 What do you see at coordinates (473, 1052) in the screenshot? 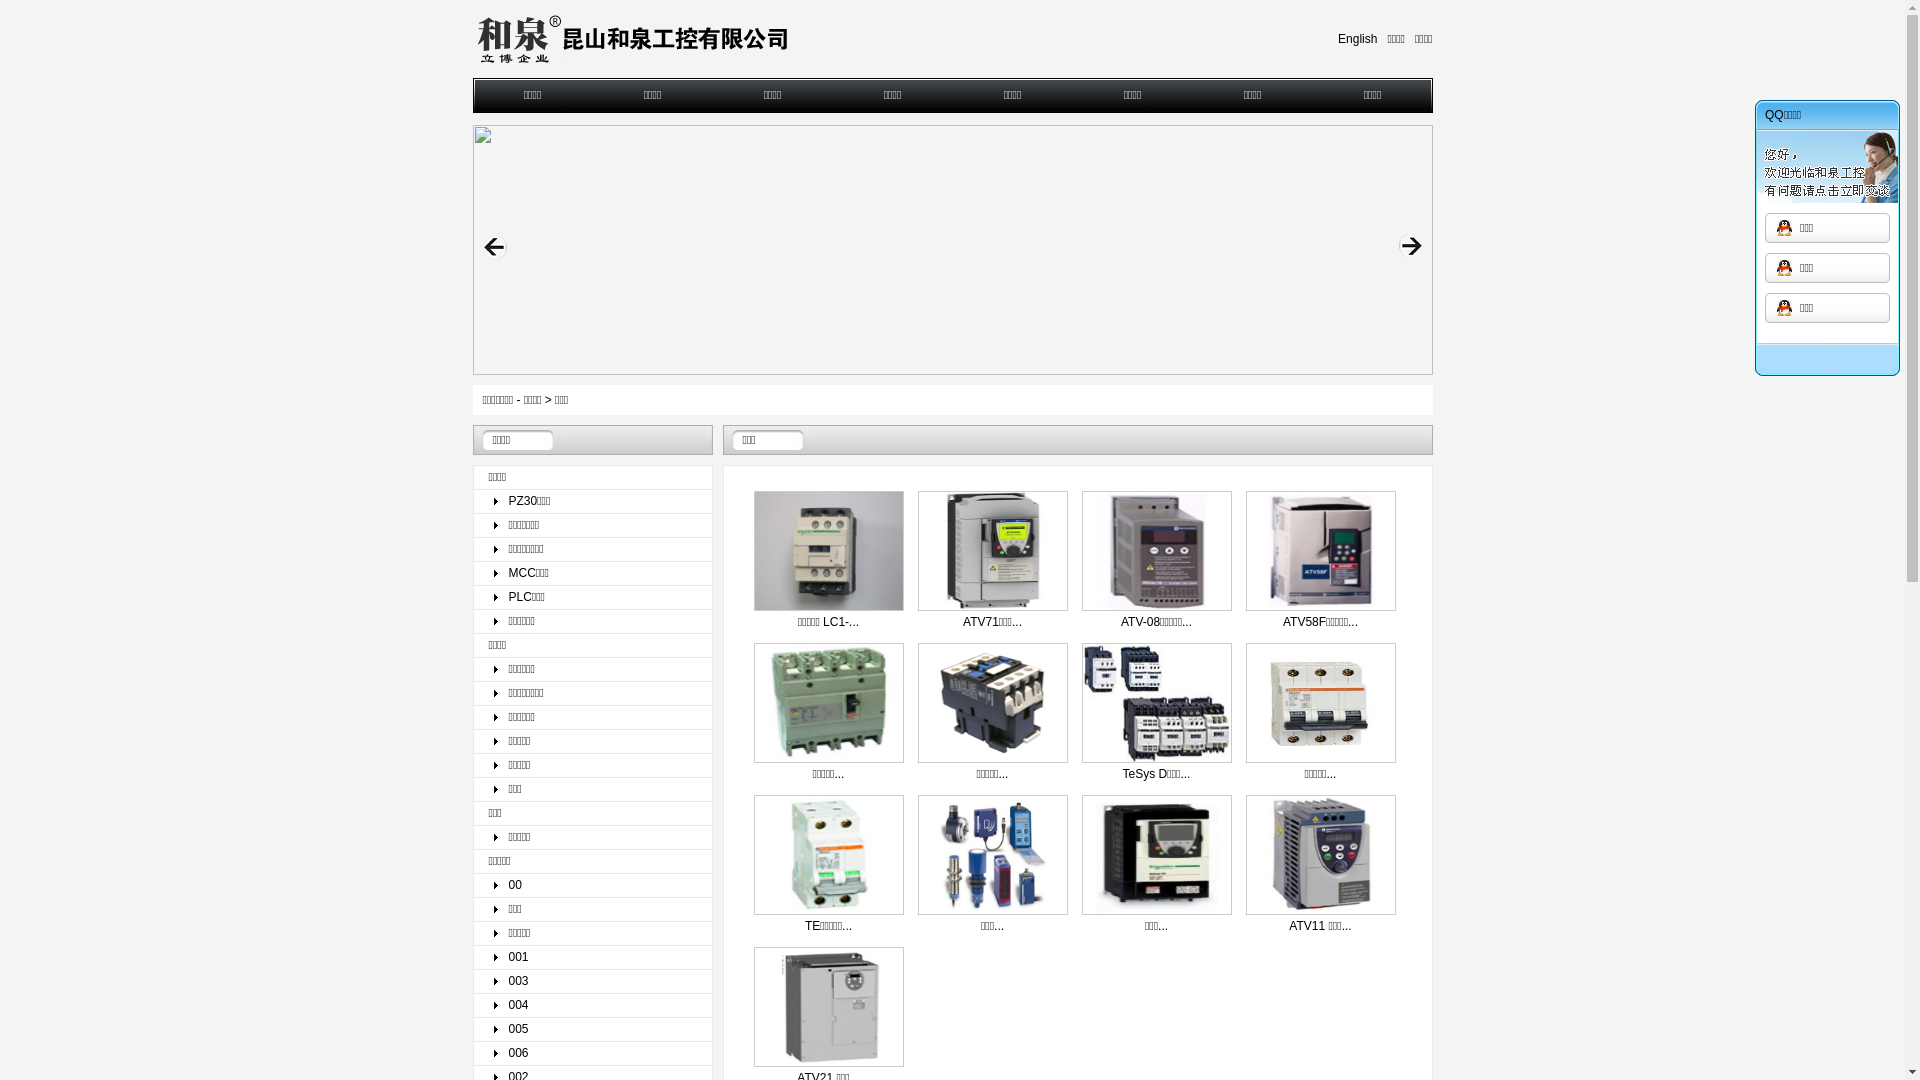
I see `'006'` at bounding box center [473, 1052].